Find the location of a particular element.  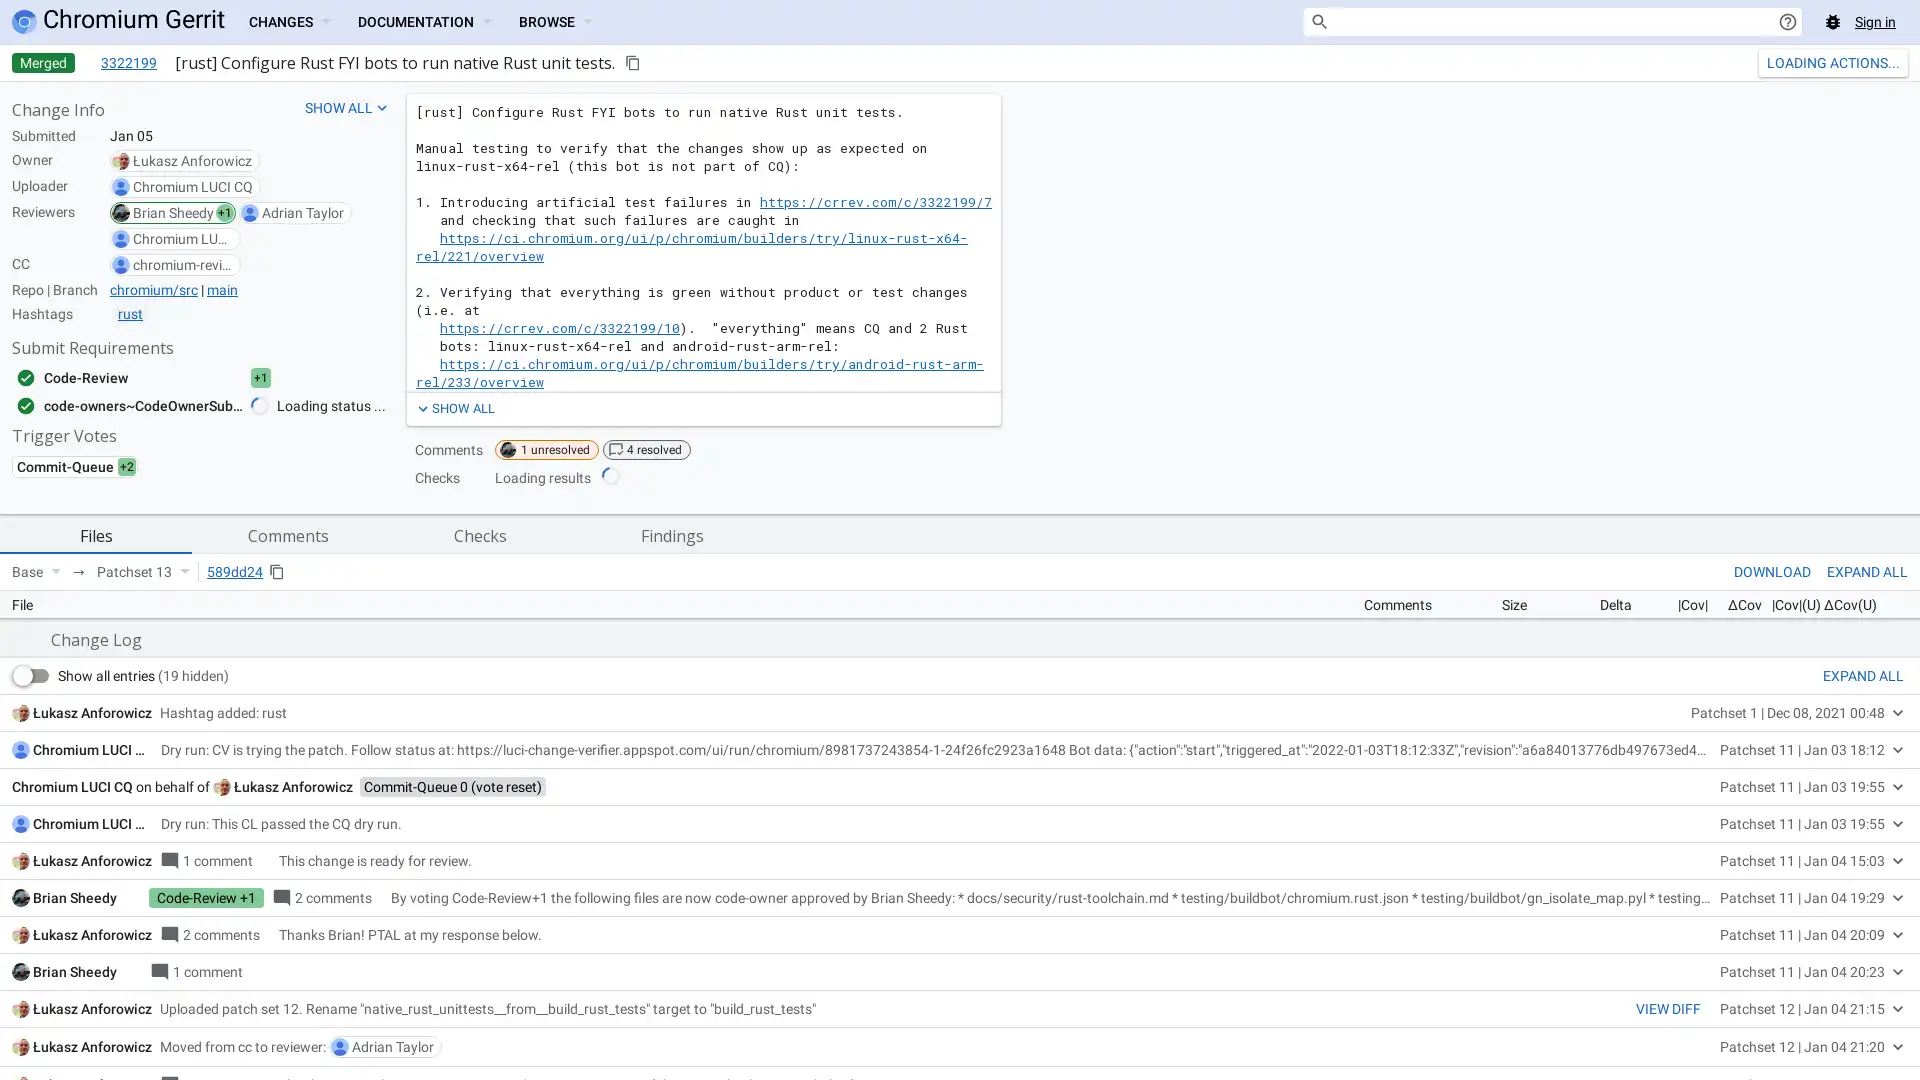

chromium-reviews@chromium.org is located at coordinates (182, 264).